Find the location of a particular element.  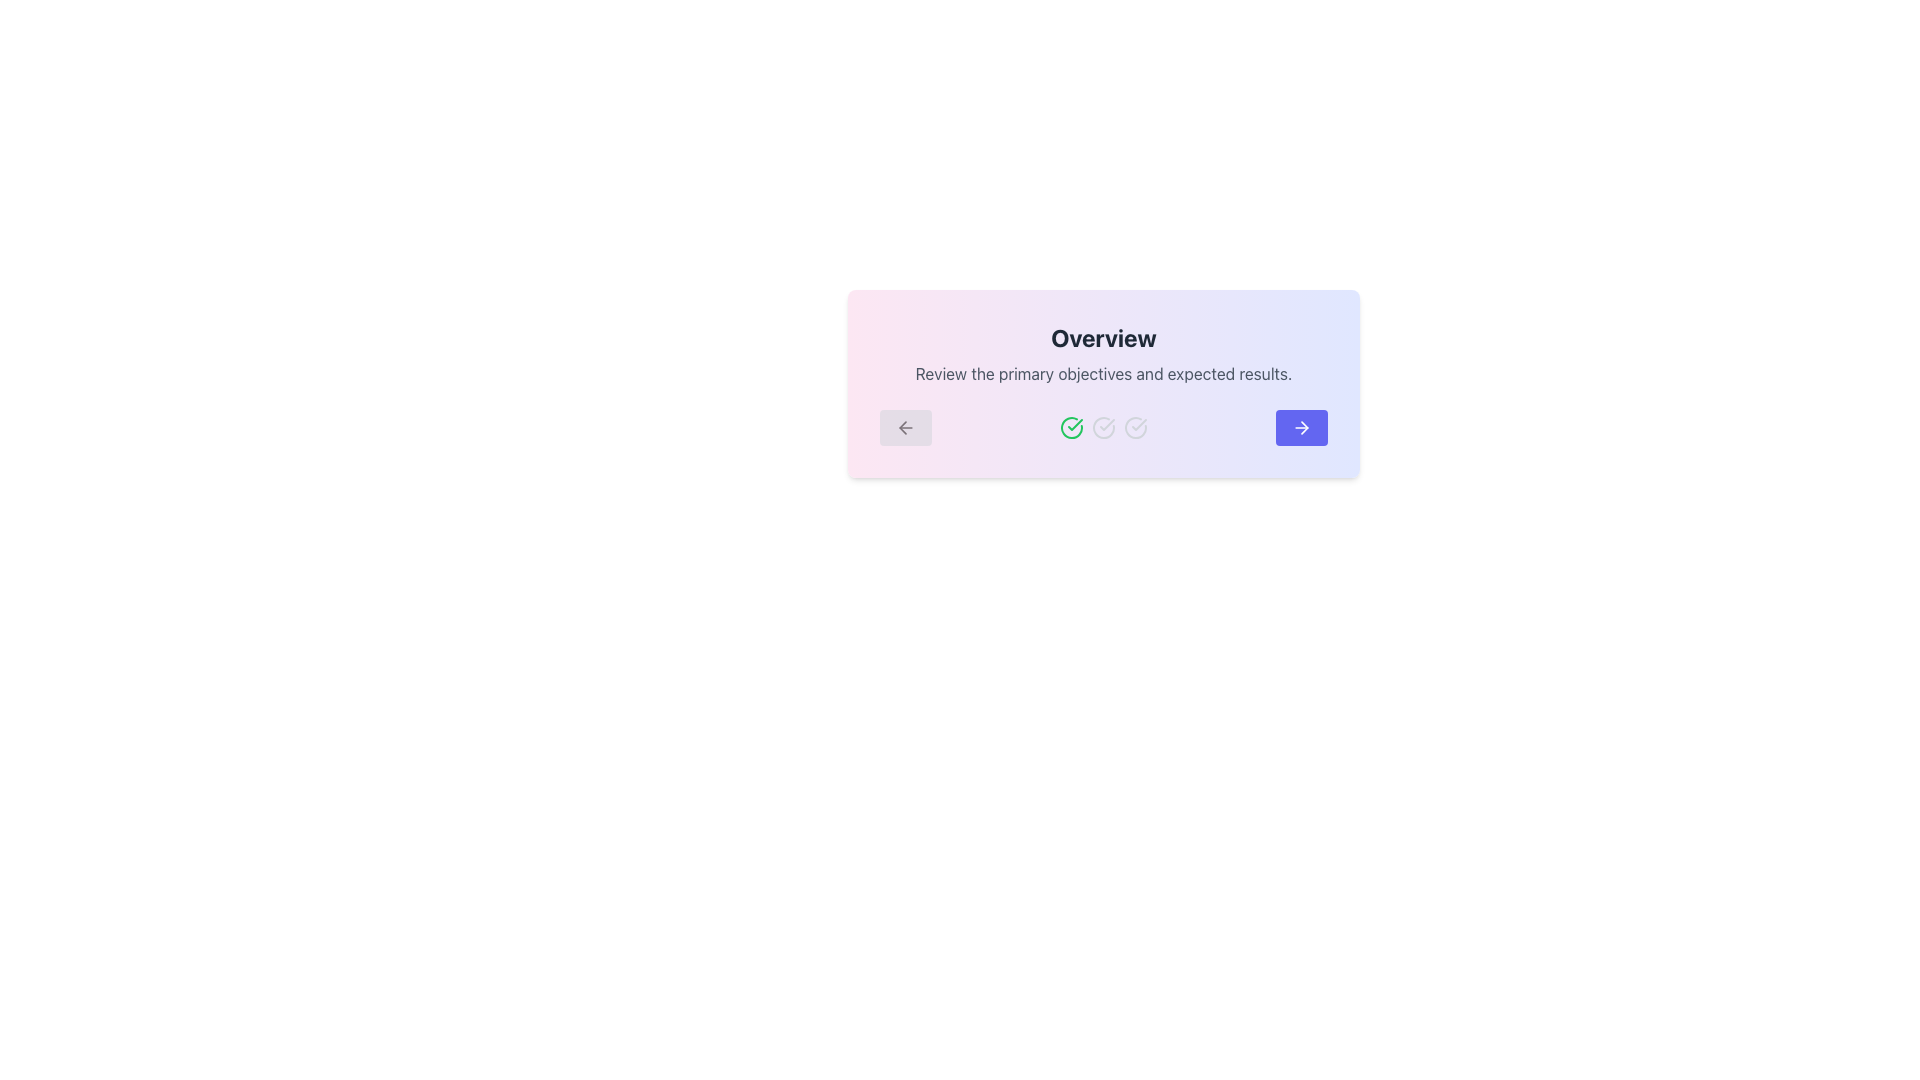

the navigation button located at the far-left side, which is disabled indicating the user is at the first step or the functionality is not accessible is located at coordinates (905, 427).